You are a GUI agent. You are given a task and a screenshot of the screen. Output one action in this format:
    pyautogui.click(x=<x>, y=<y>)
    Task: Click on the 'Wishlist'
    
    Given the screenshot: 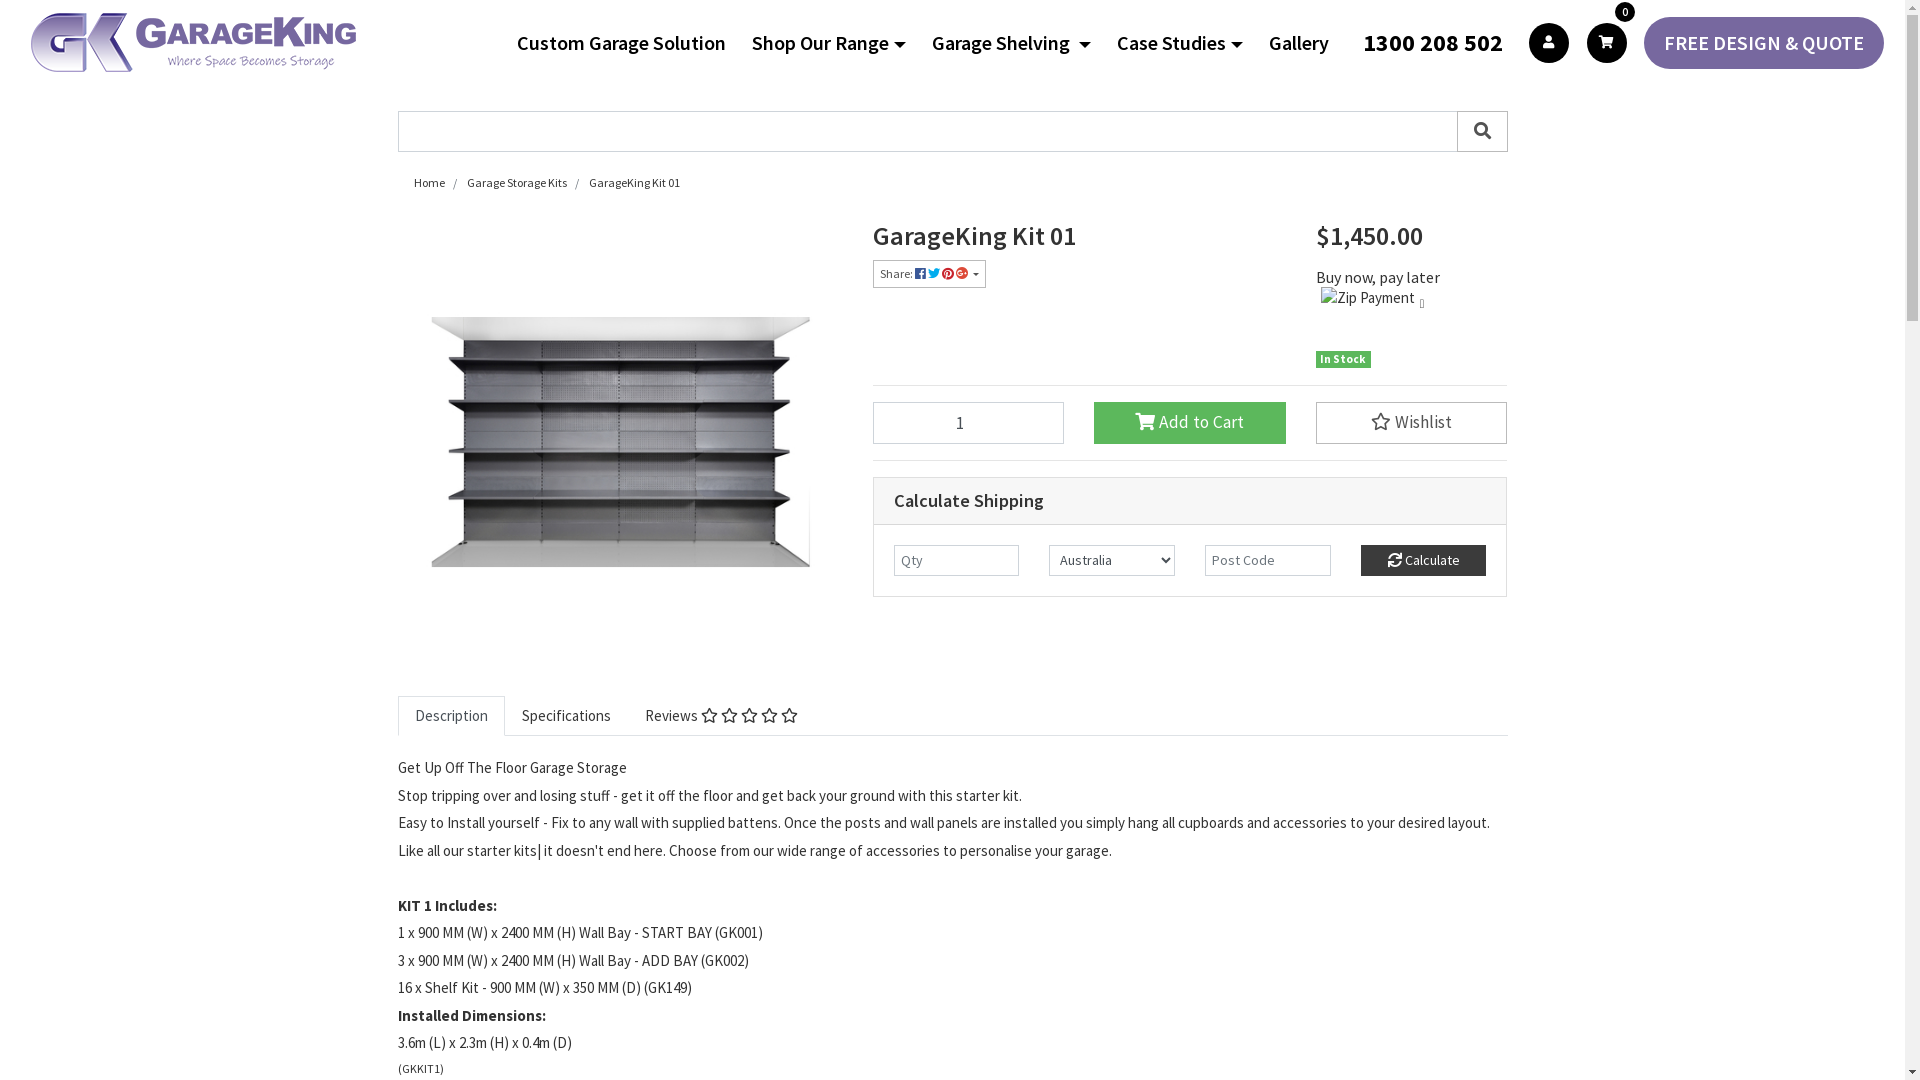 What is the action you would take?
    pyautogui.click(x=1410, y=421)
    